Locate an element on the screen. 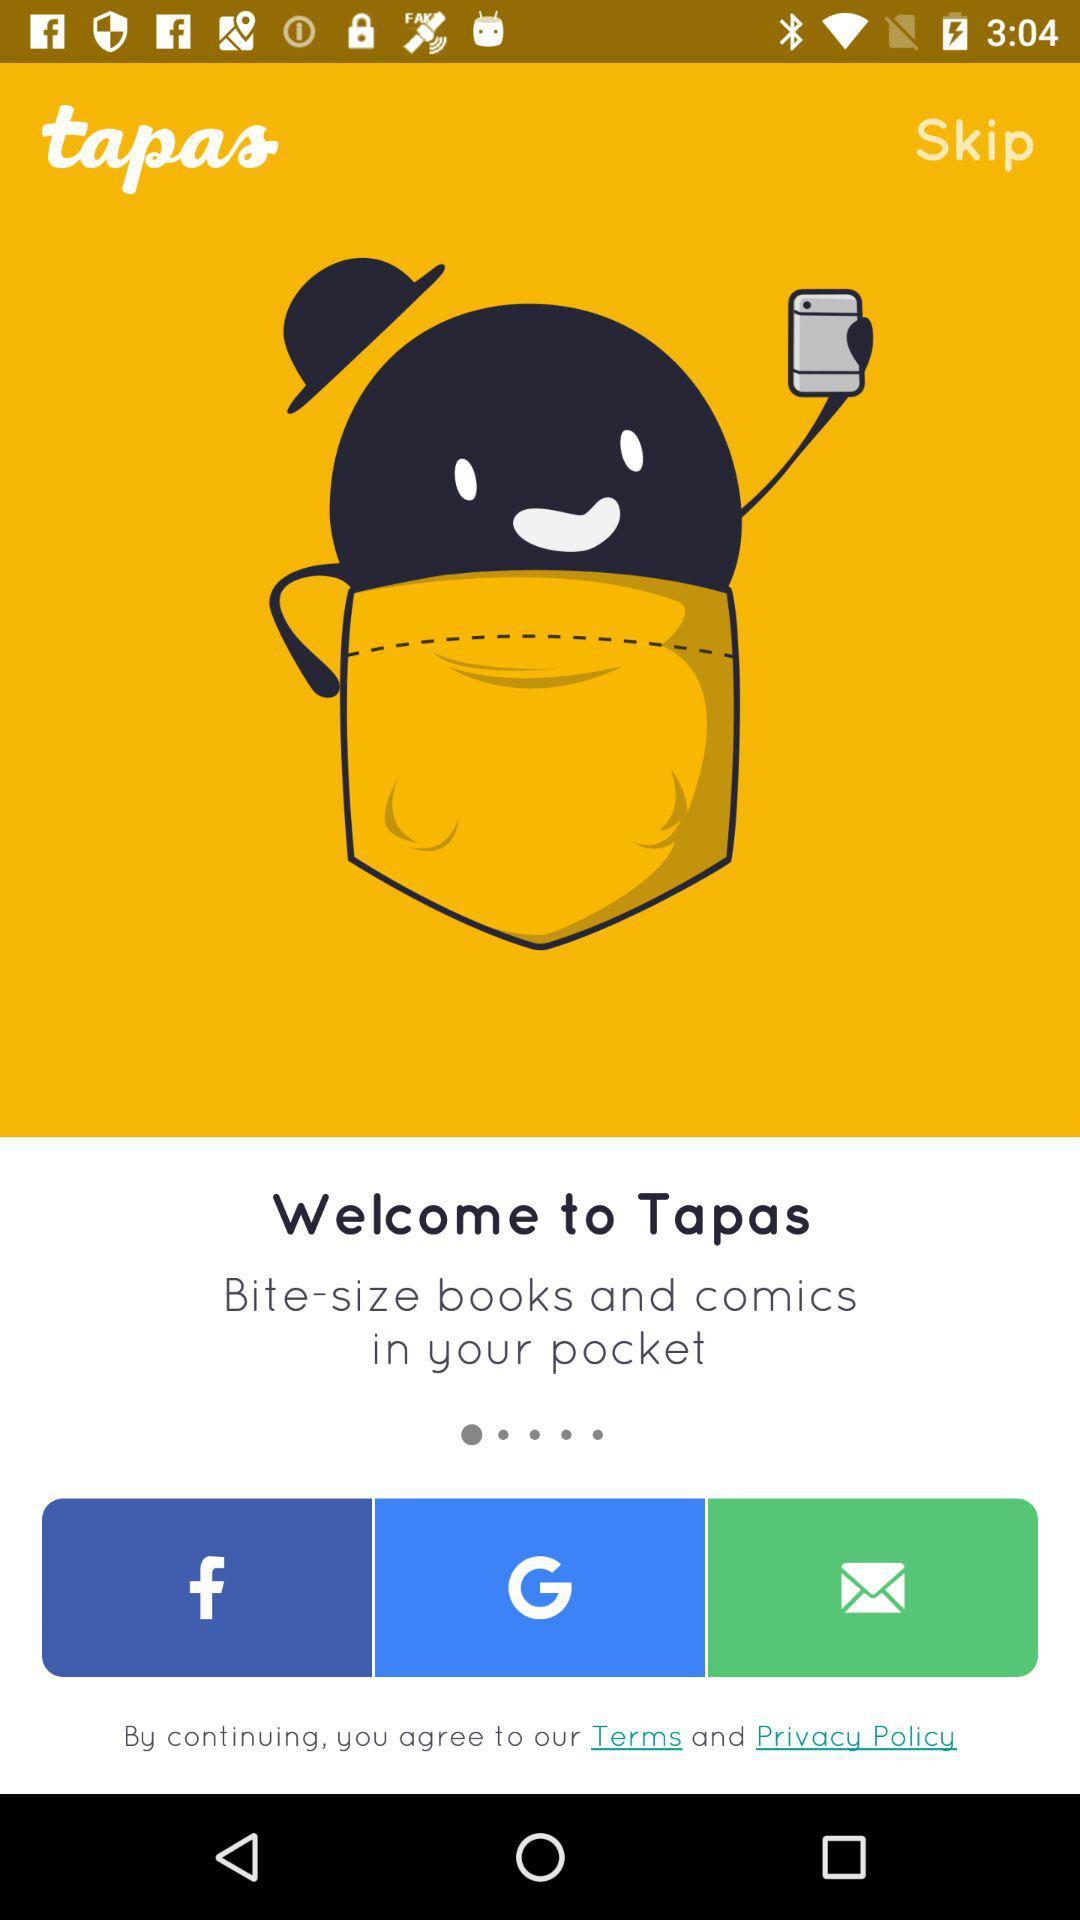 The image size is (1080, 1920). the facebook icon is located at coordinates (207, 1586).